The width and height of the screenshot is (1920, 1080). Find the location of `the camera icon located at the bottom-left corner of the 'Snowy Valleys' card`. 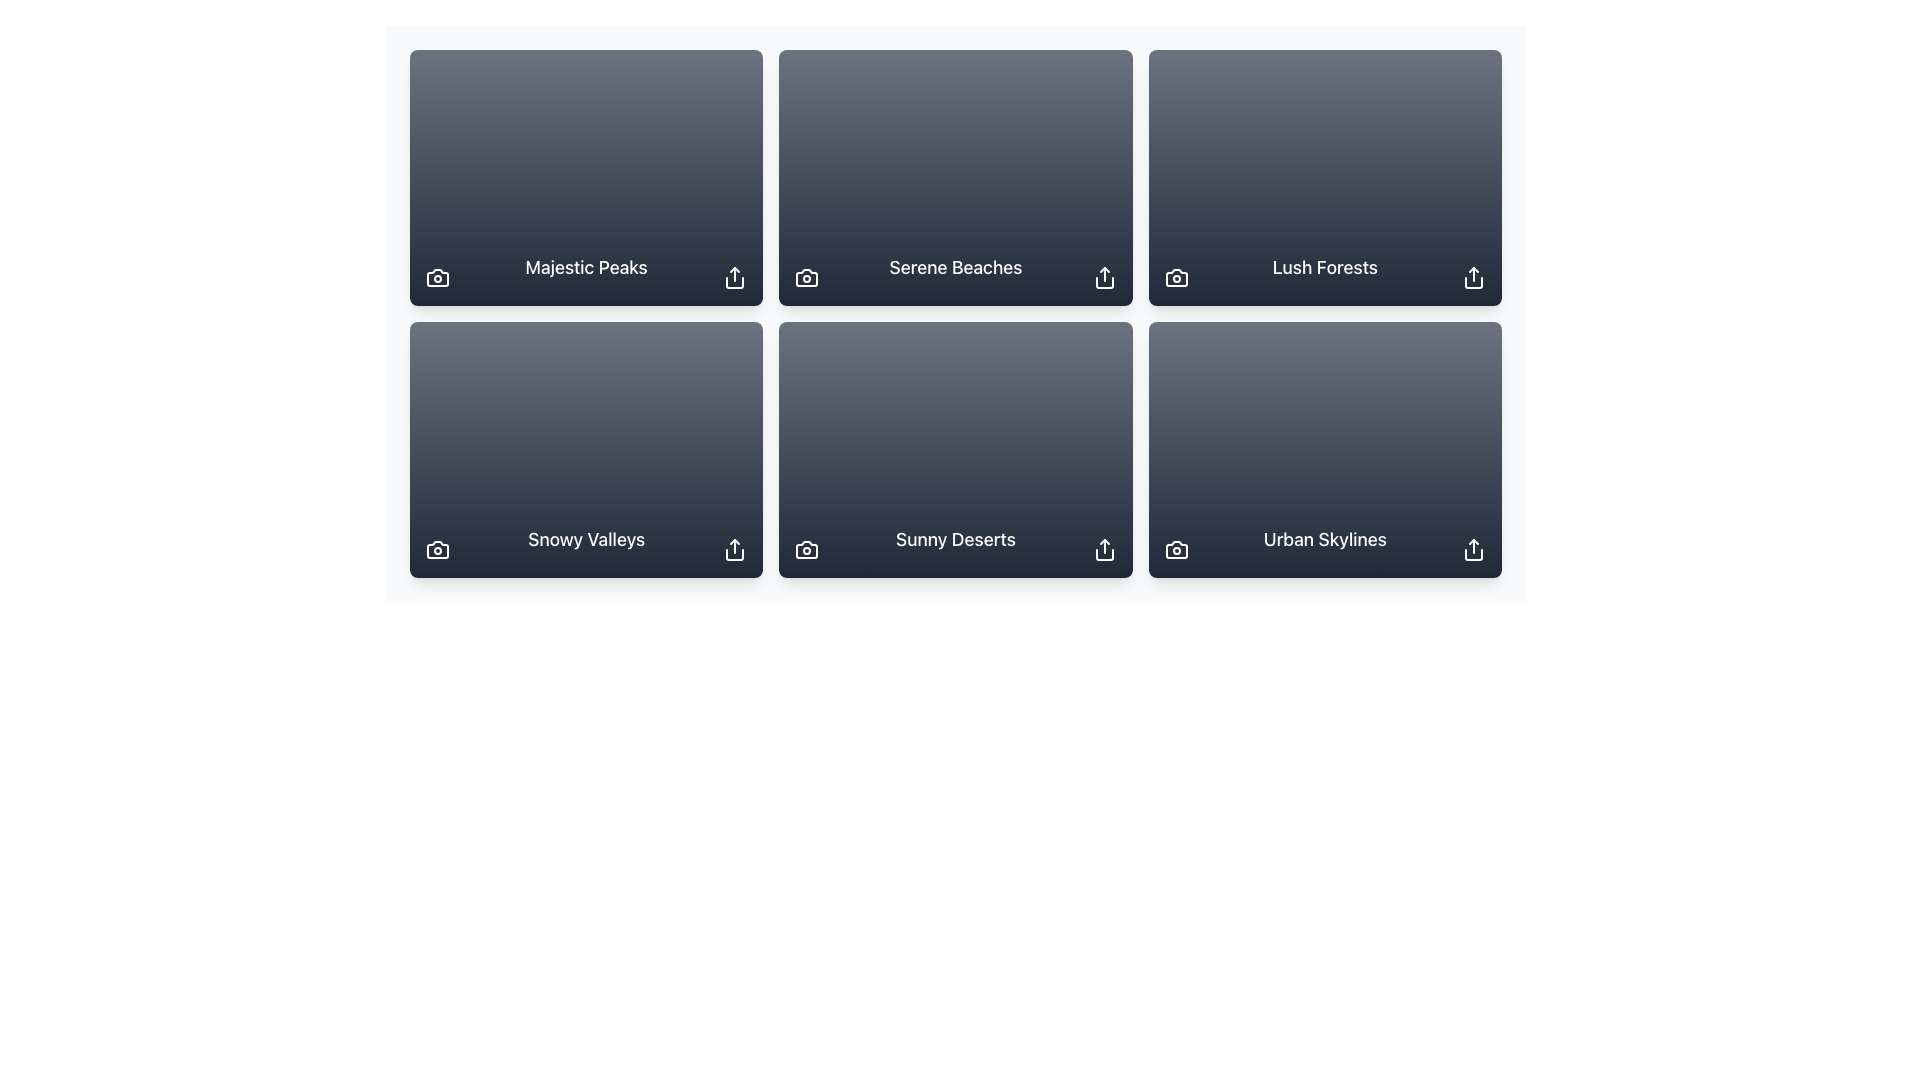

the camera icon located at the bottom-left corner of the 'Snowy Valleys' card is located at coordinates (436, 550).